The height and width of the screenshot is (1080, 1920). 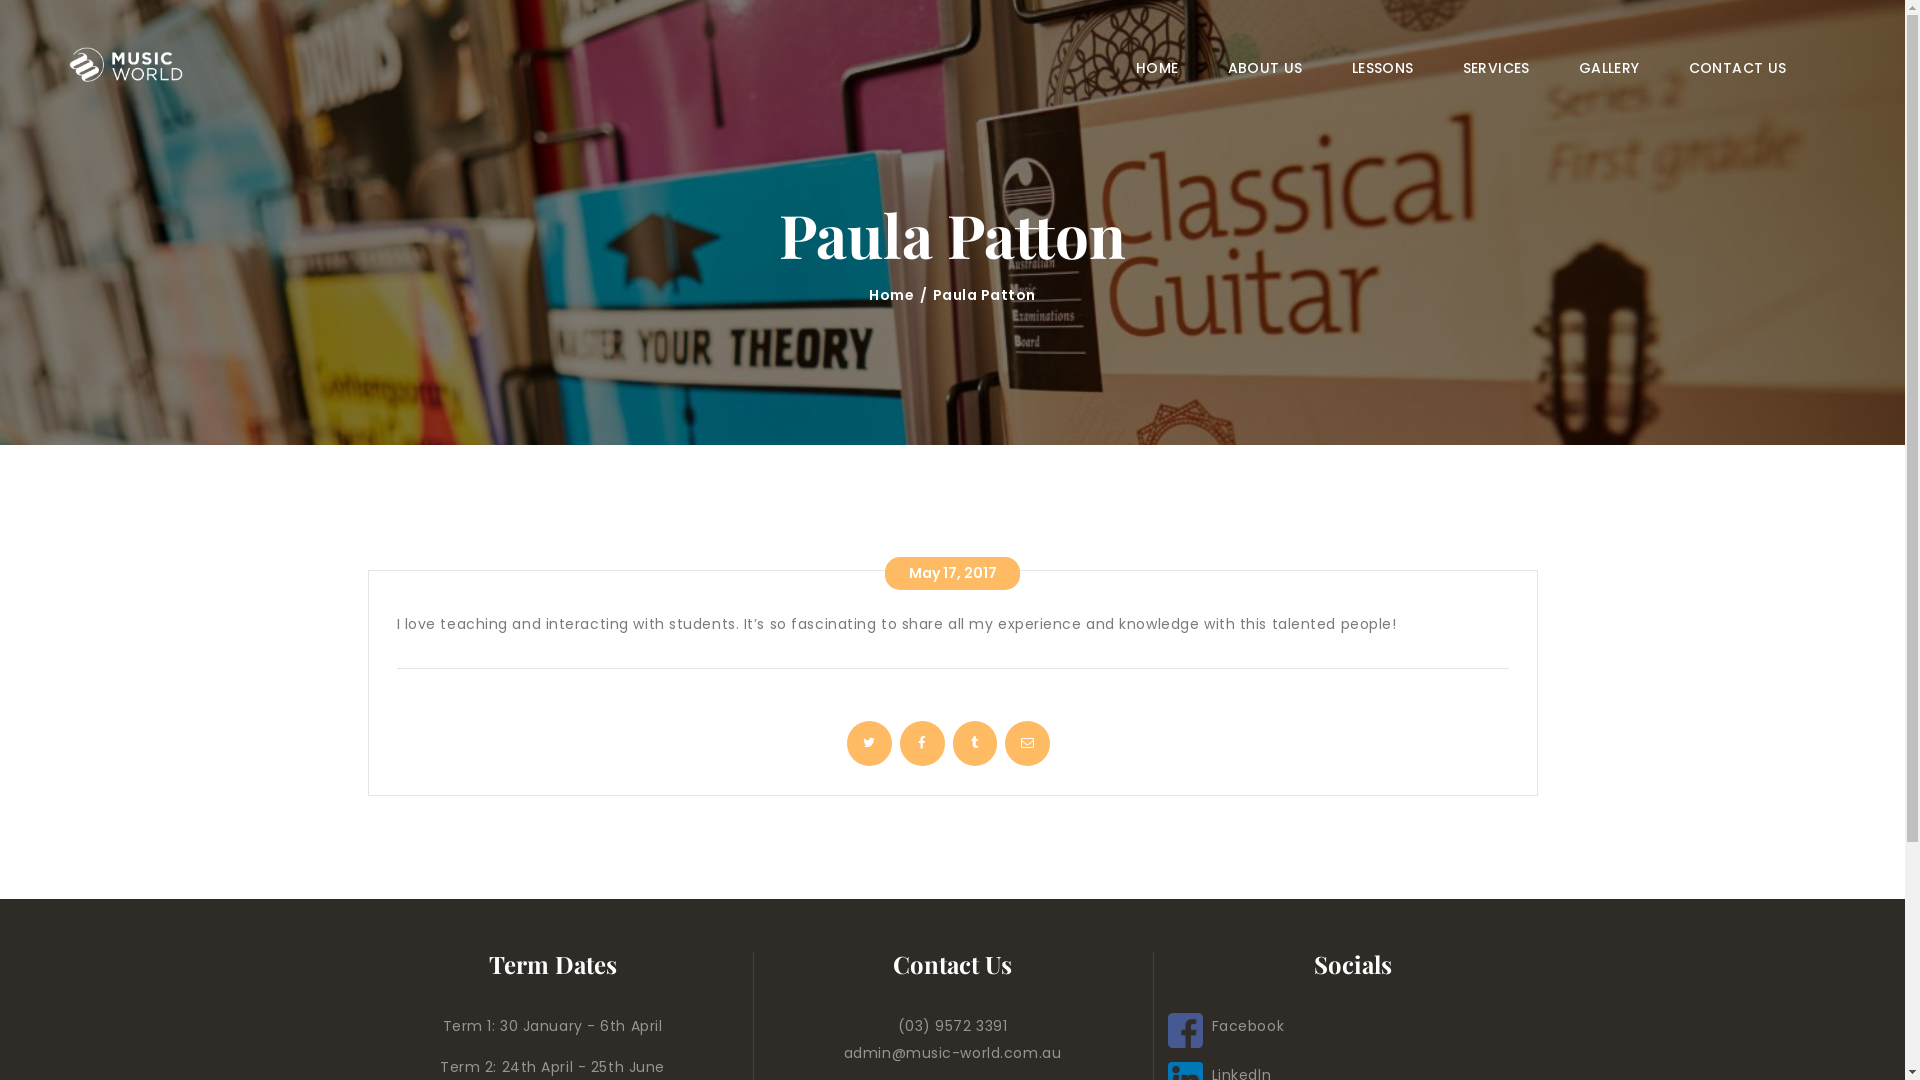 I want to click on 'LESSONS', so click(x=1381, y=67).